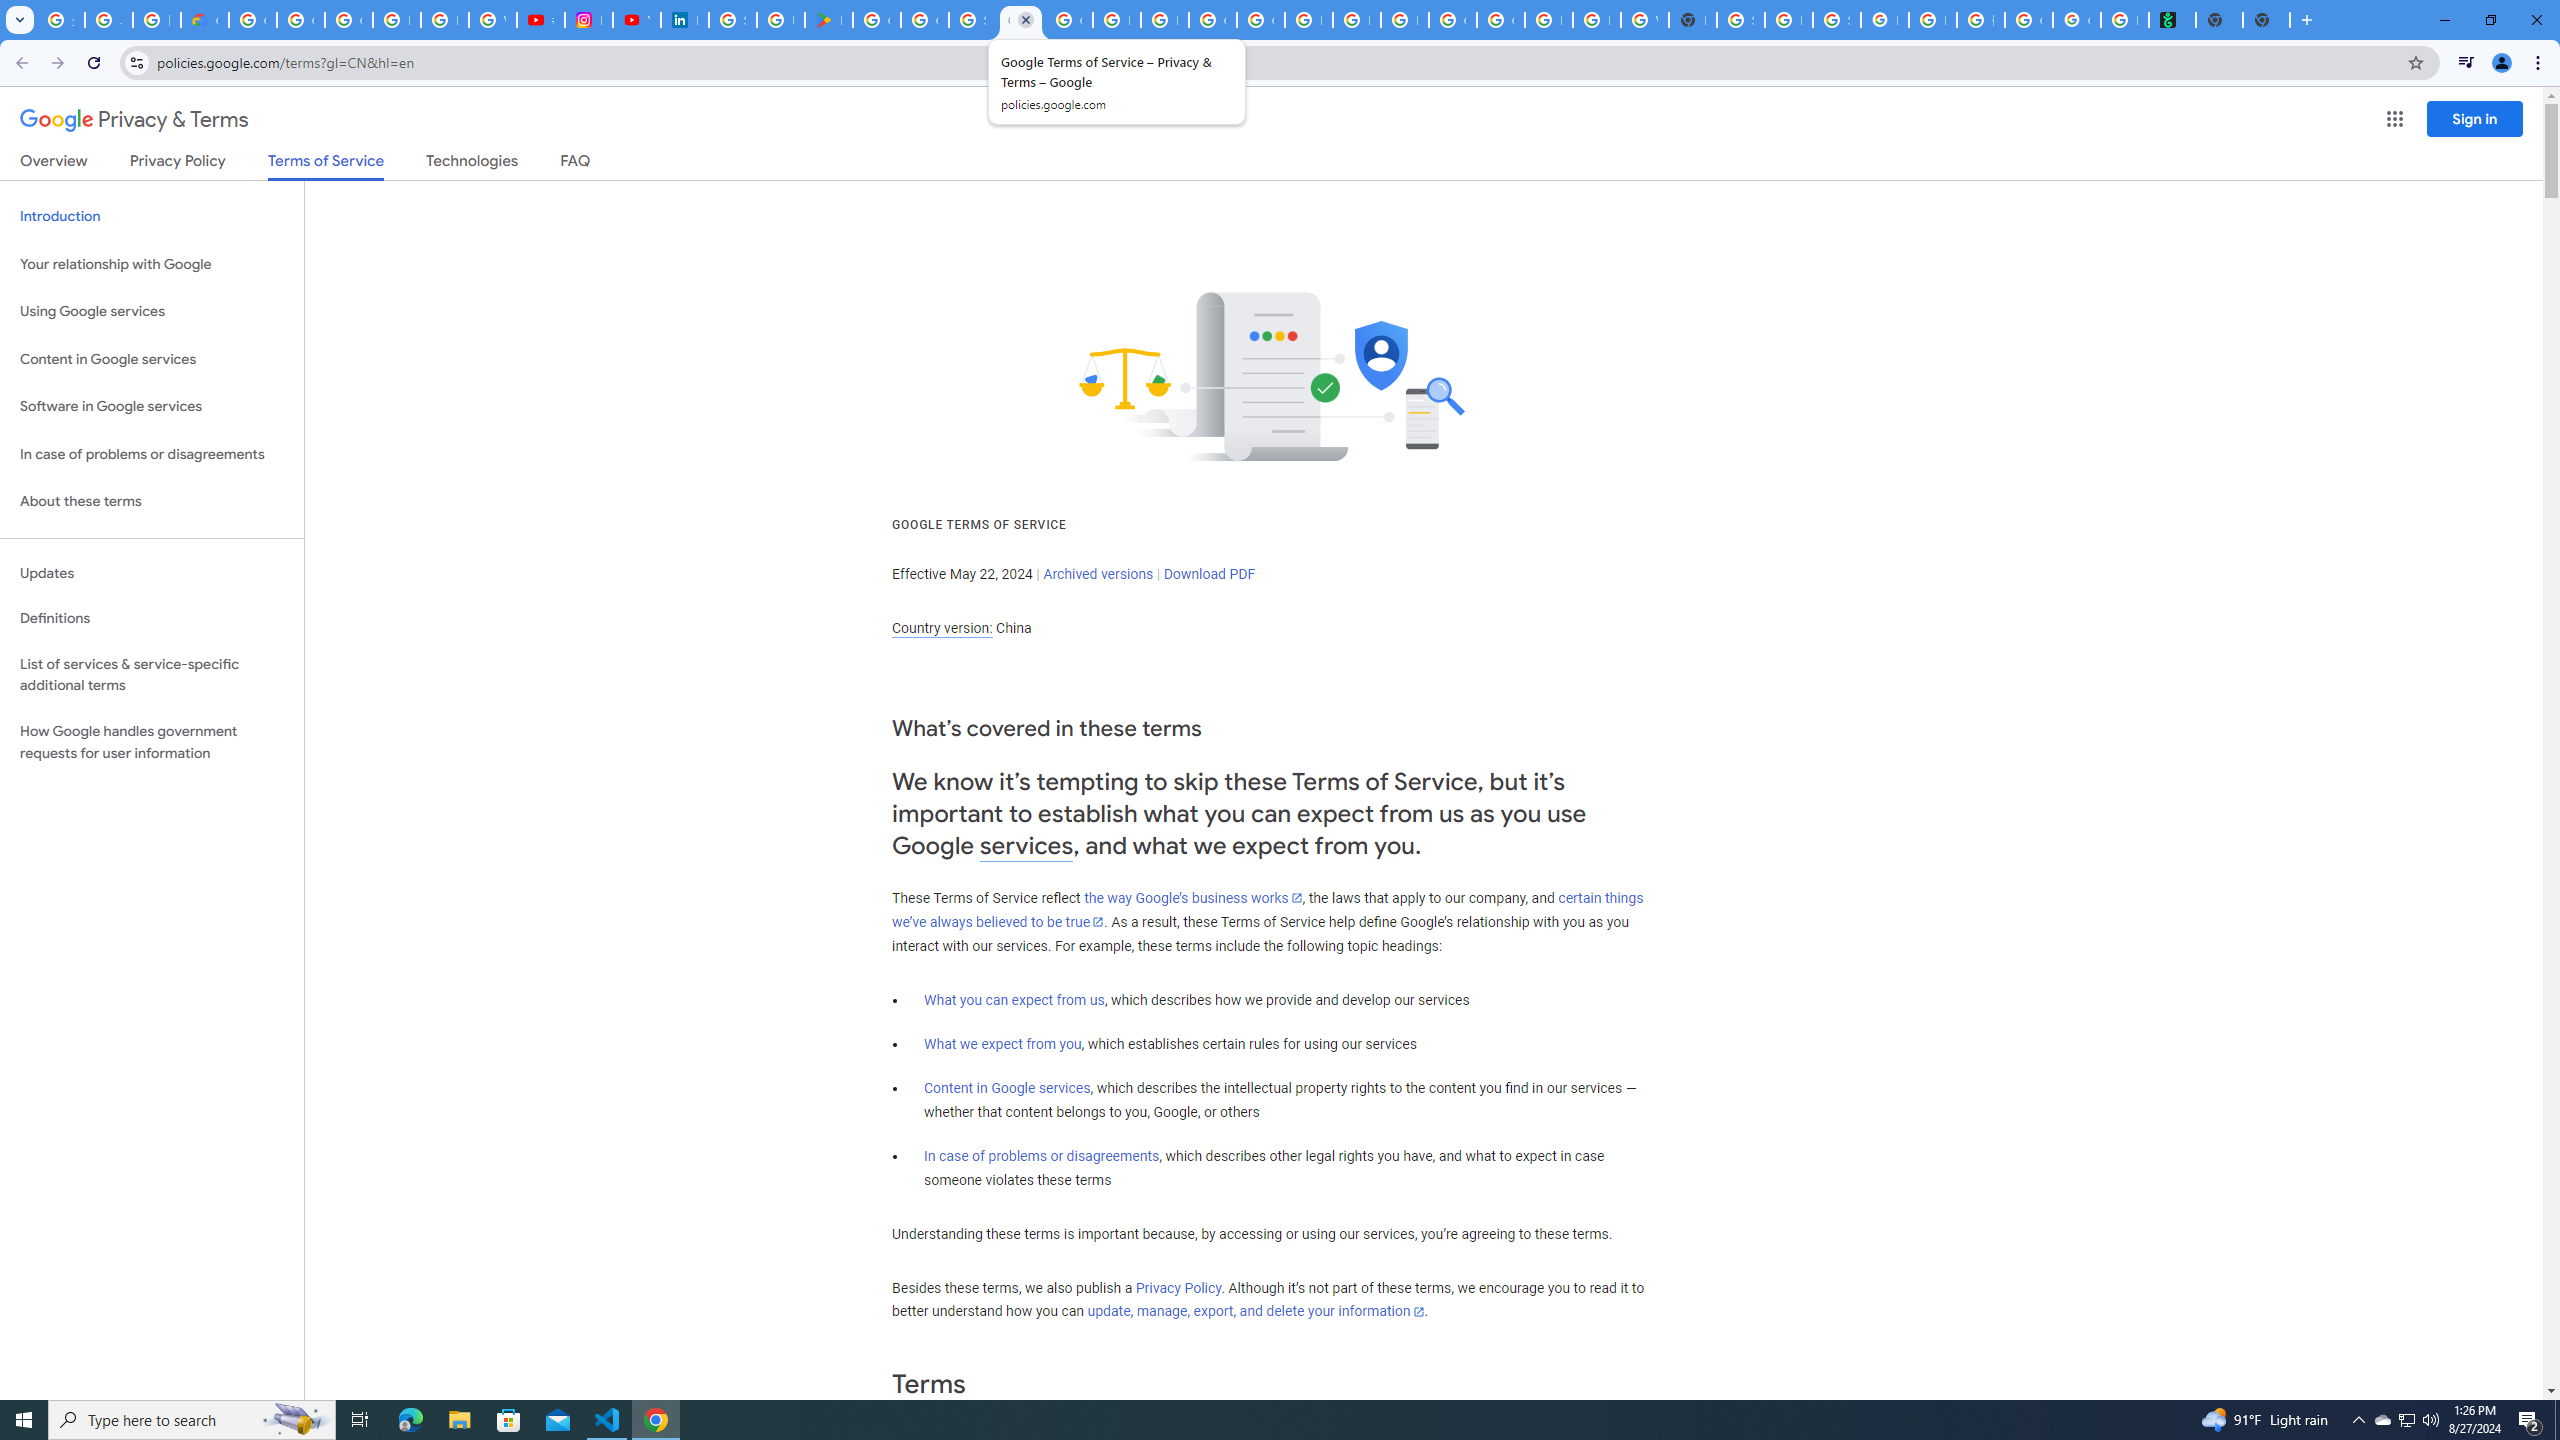  What do you see at coordinates (151, 310) in the screenshot?
I see `'Using Google services'` at bounding box center [151, 310].